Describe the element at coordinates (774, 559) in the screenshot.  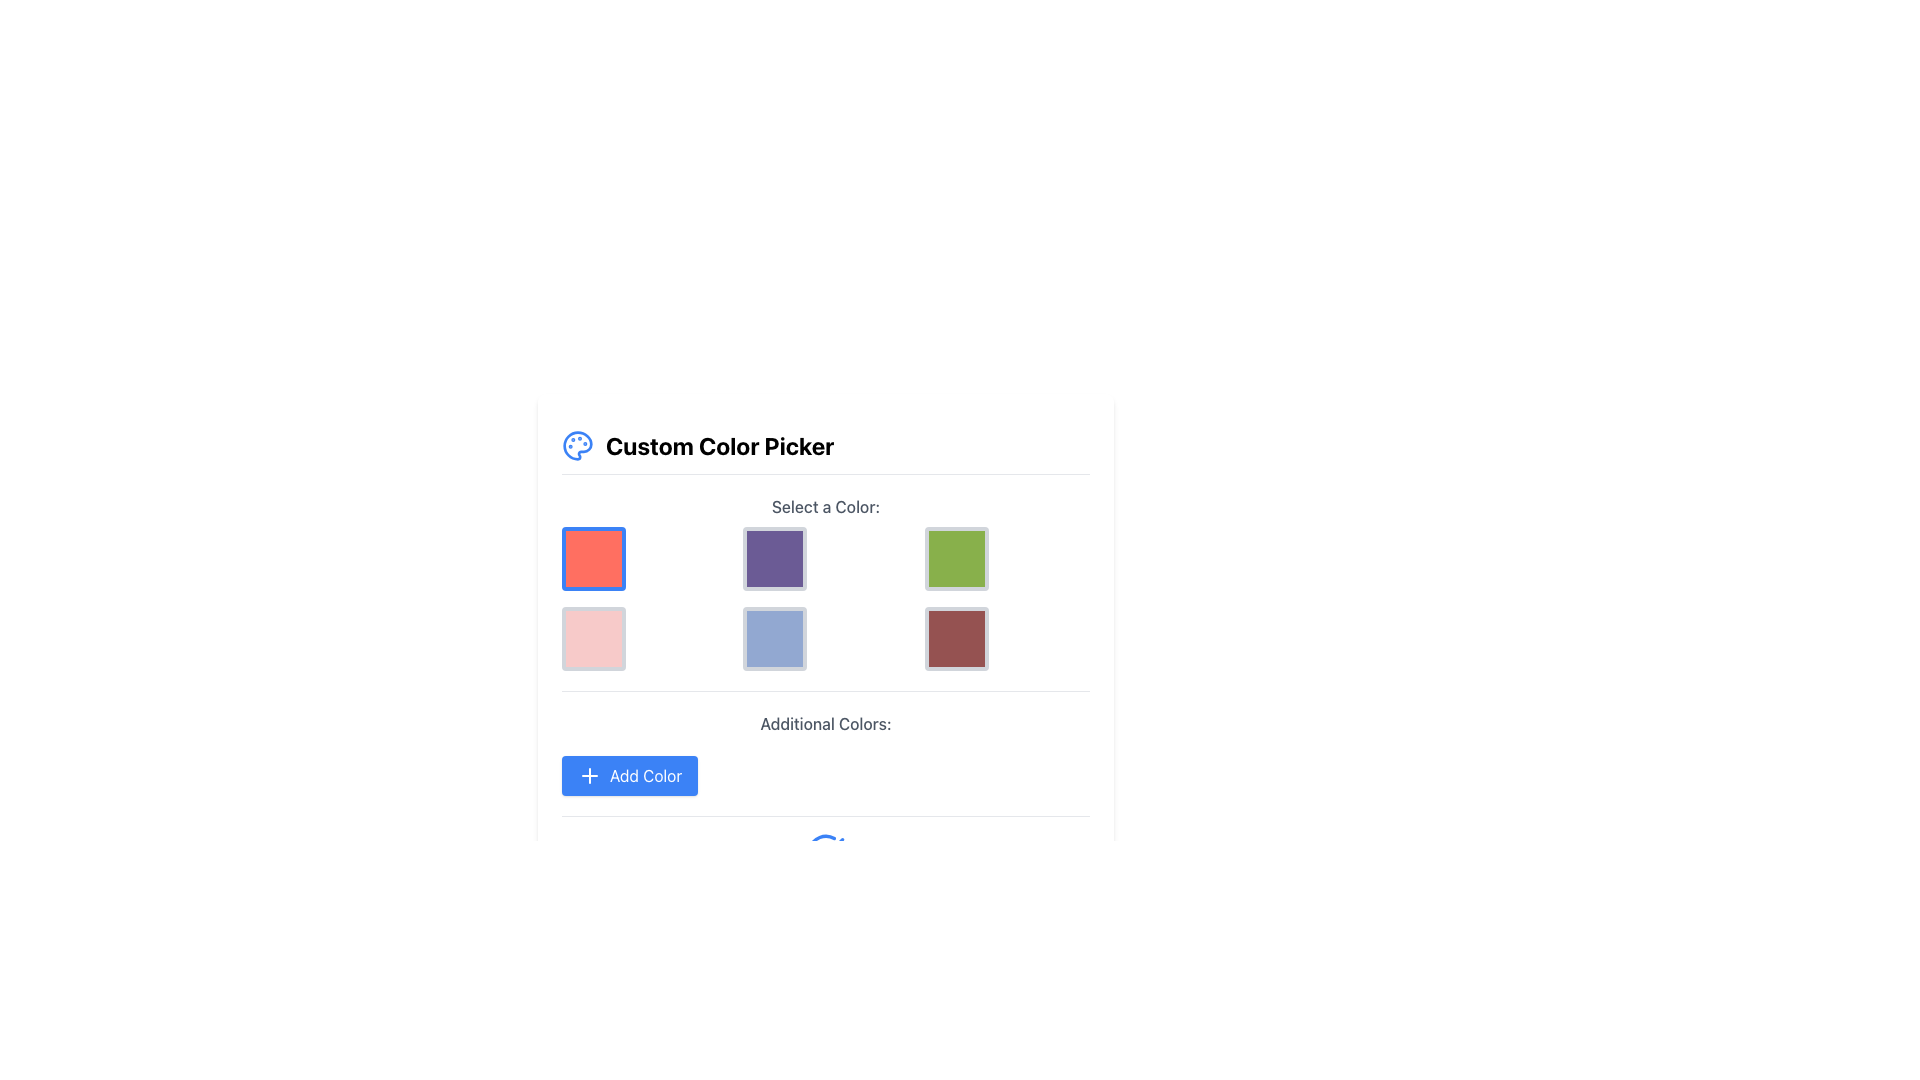
I see `the Selectable Color Box with a purple background, located in the middle item of the top row in a 3x2 grid layout, directly below the 'Select a Color' heading` at that location.